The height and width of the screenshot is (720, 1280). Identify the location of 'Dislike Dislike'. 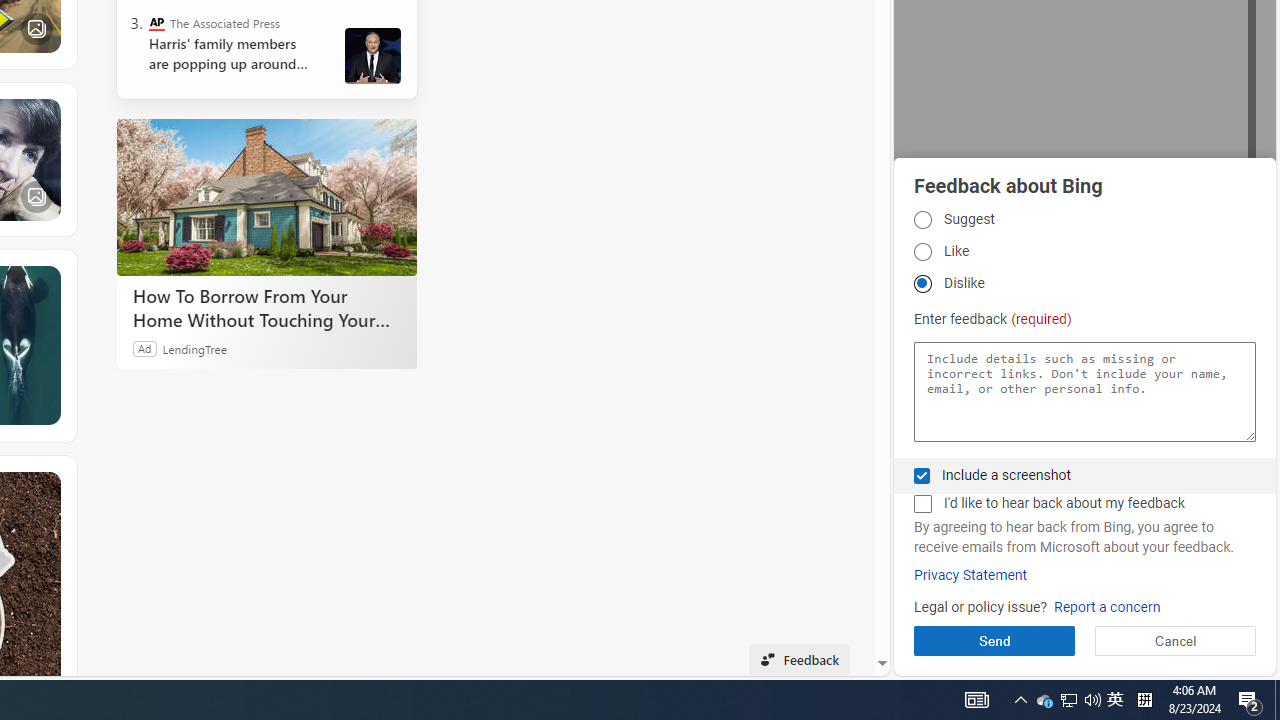
(921, 284).